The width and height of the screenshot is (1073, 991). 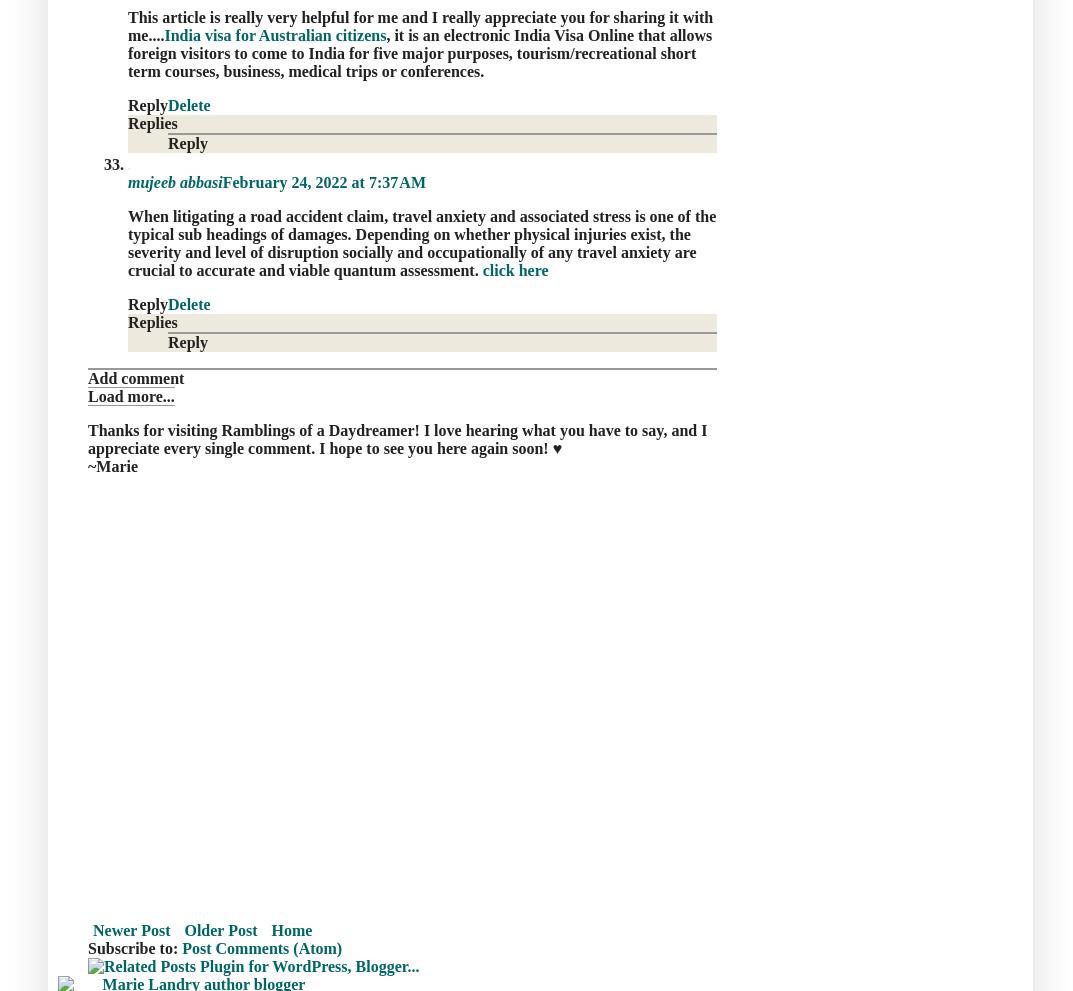 What do you see at coordinates (174, 180) in the screenshot?
I see `'mujeeb abbasi'` at bounding box center [174, 180].